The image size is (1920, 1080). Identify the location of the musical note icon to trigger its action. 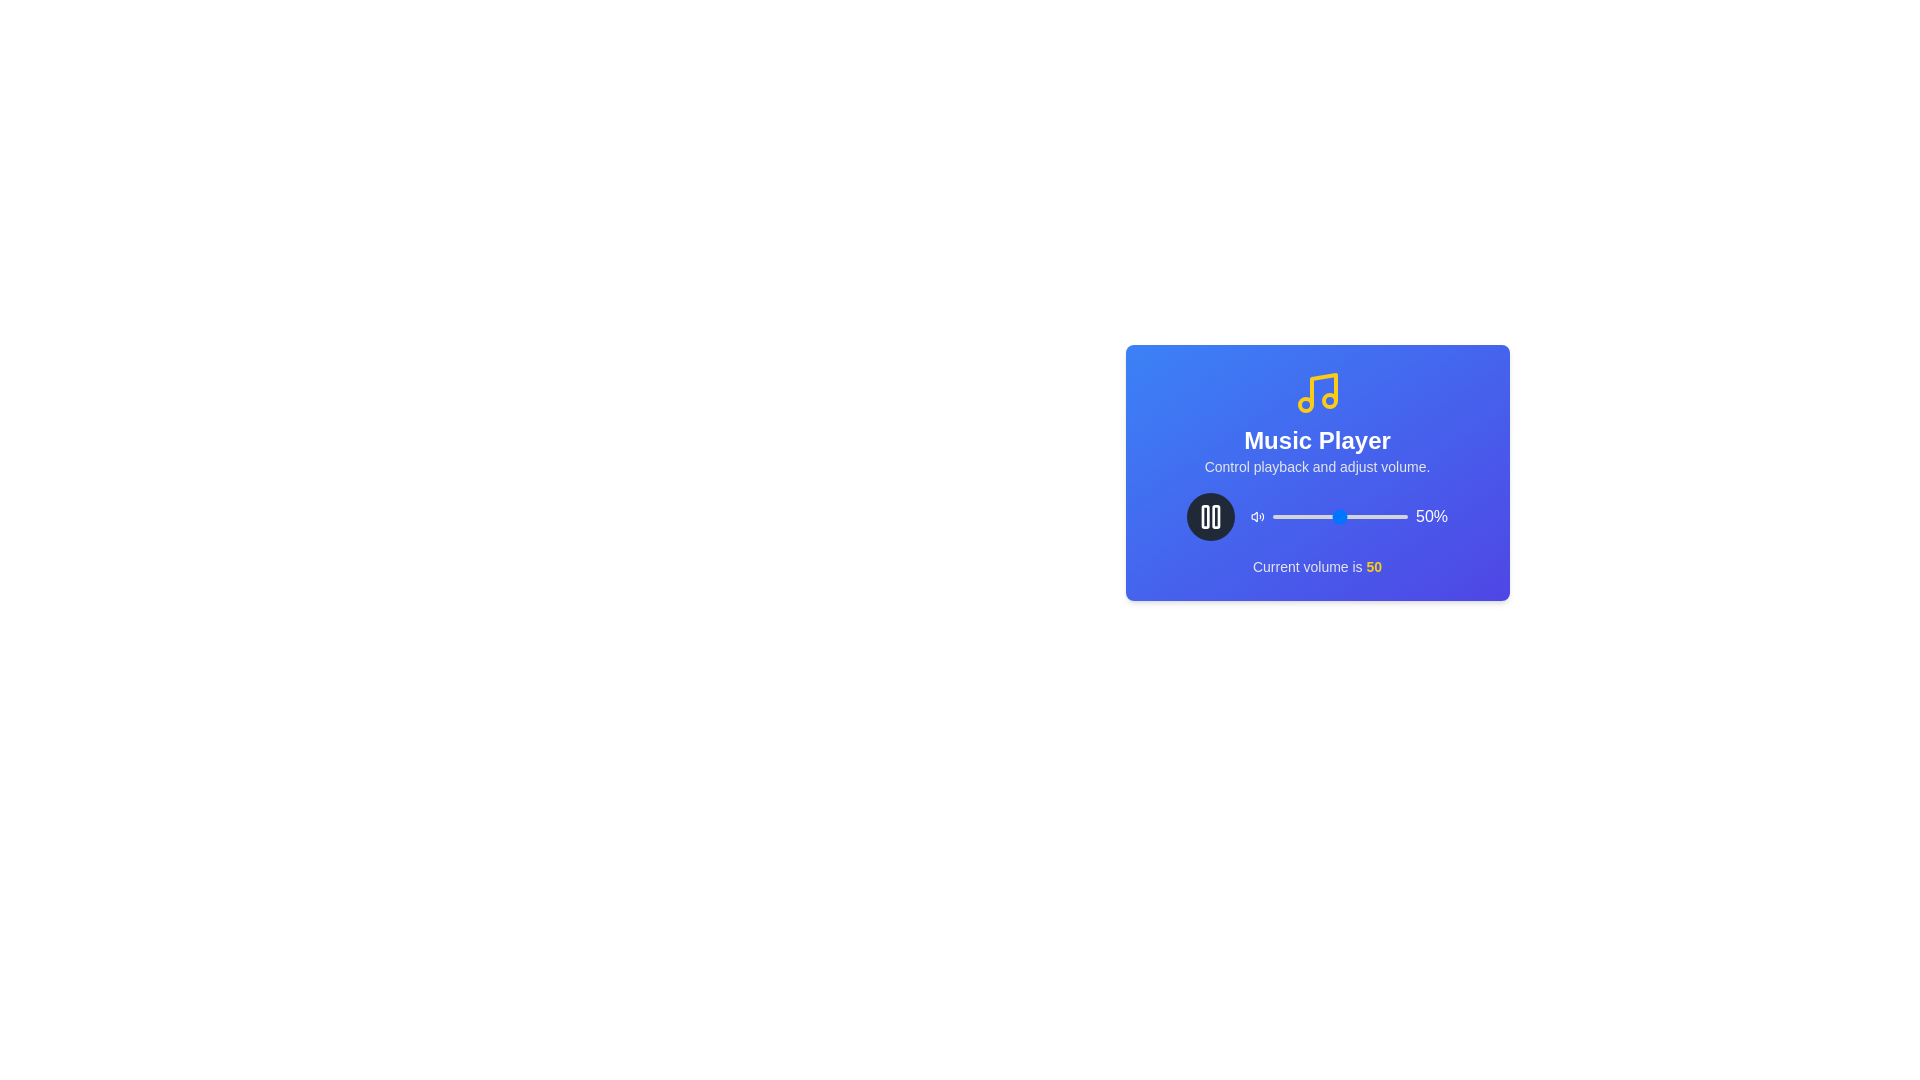
(1317, 393).